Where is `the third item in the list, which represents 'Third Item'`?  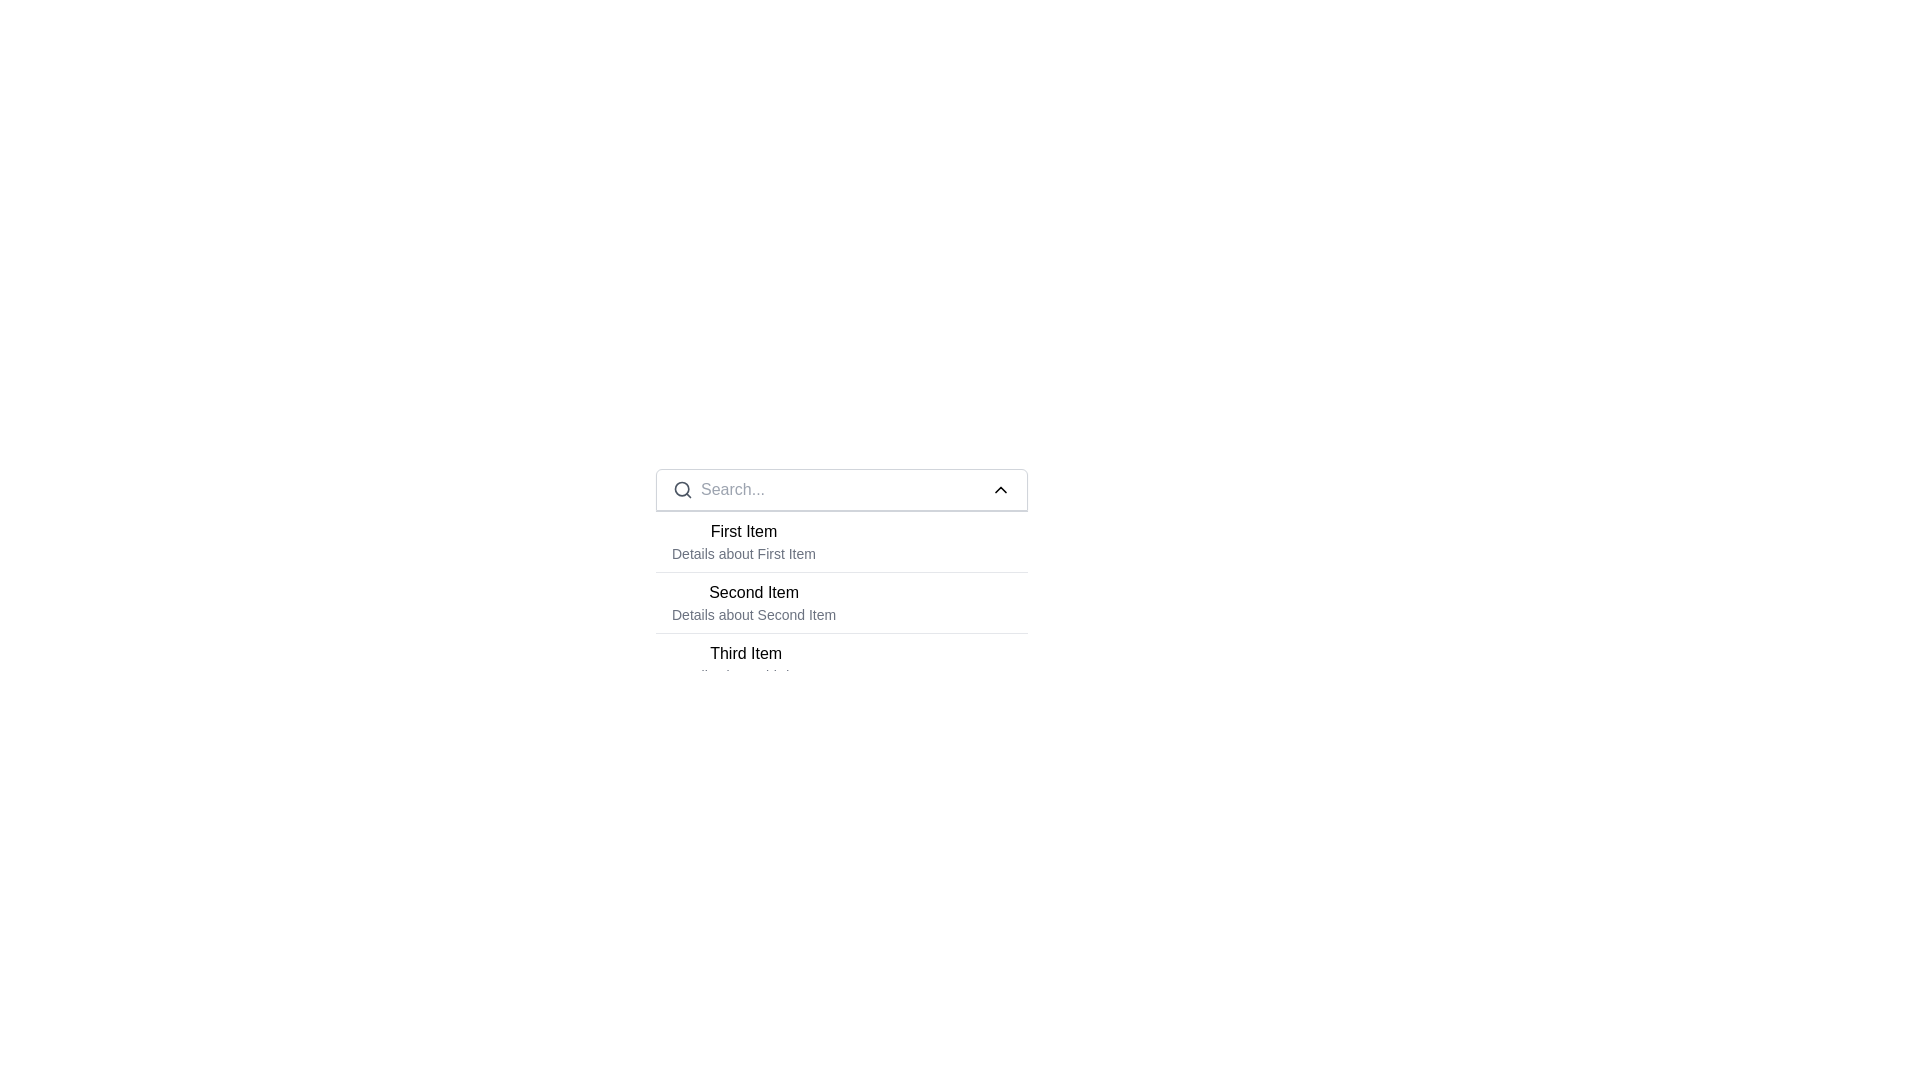 the third item in the list, which represents 'Third Item' is located at coordinates (841, 663).